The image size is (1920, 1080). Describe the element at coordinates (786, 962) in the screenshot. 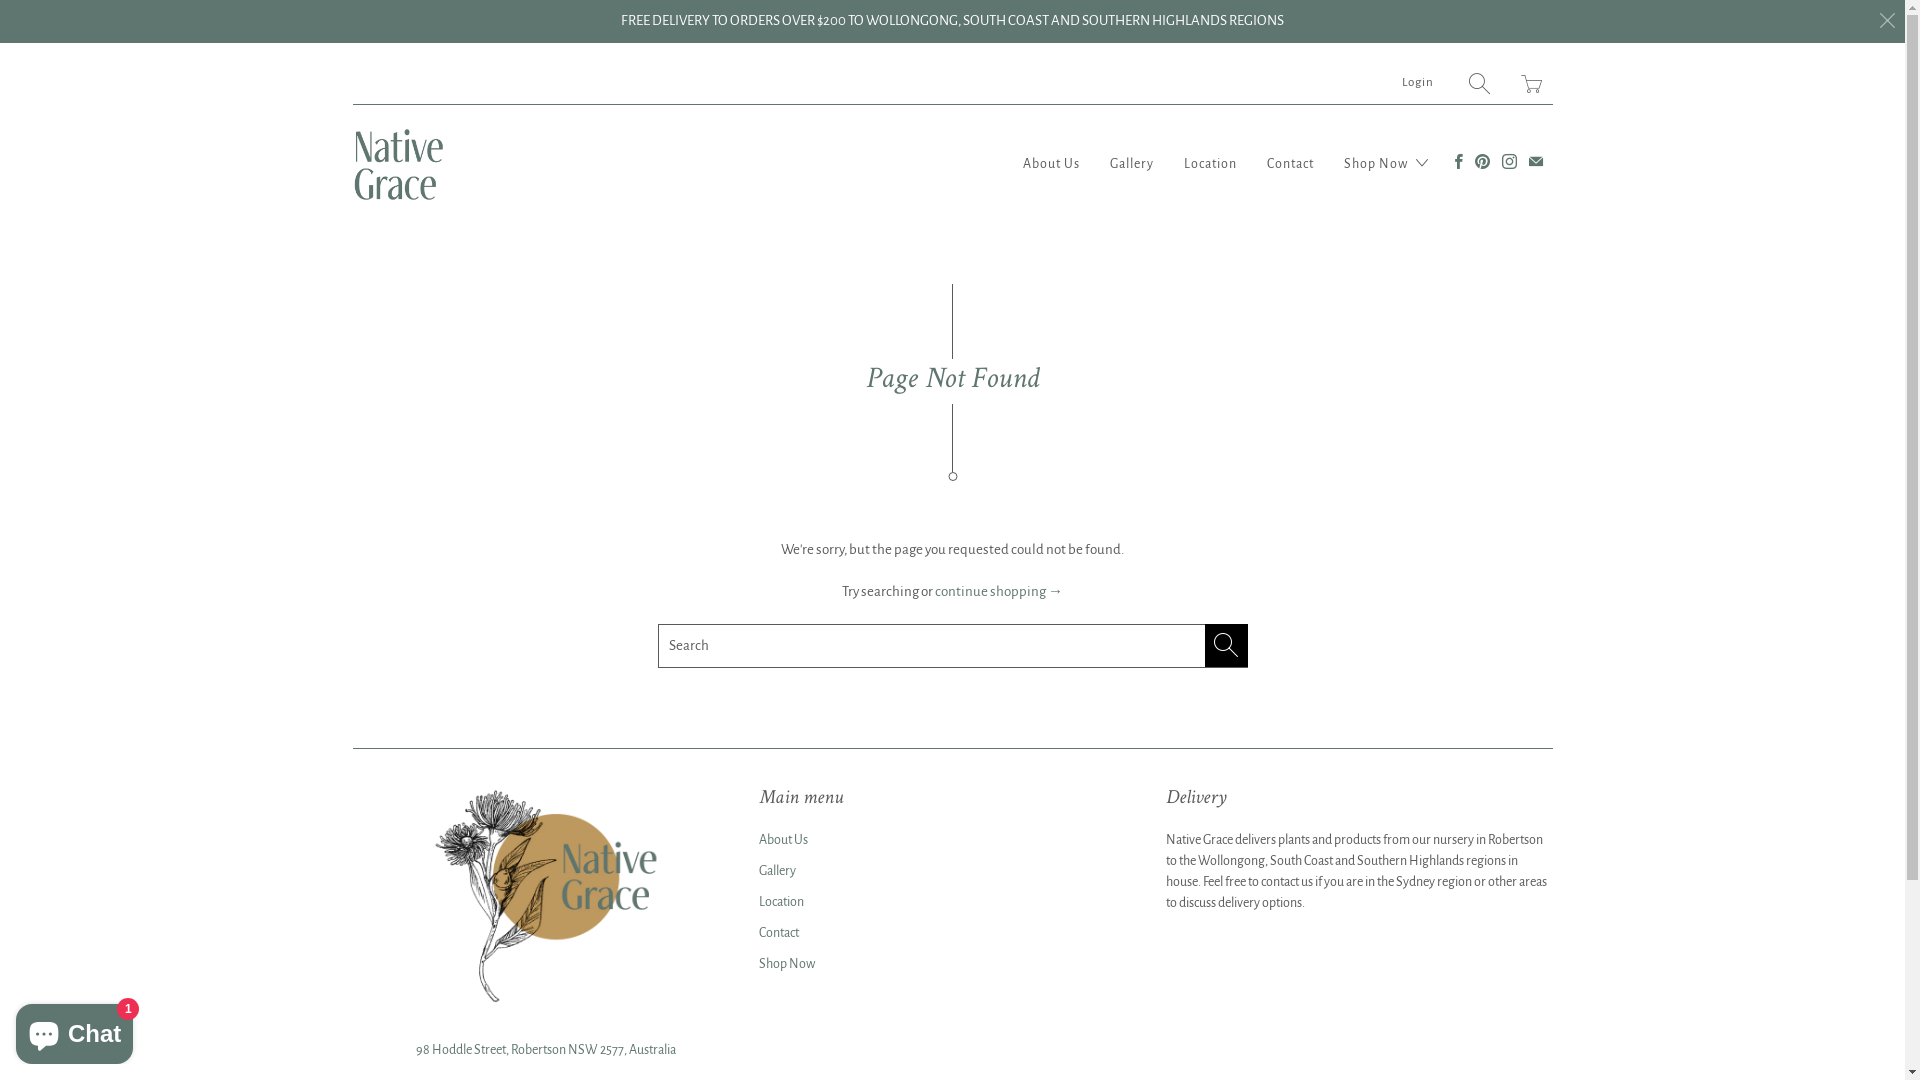

I see `'Shop Now'` at that location.